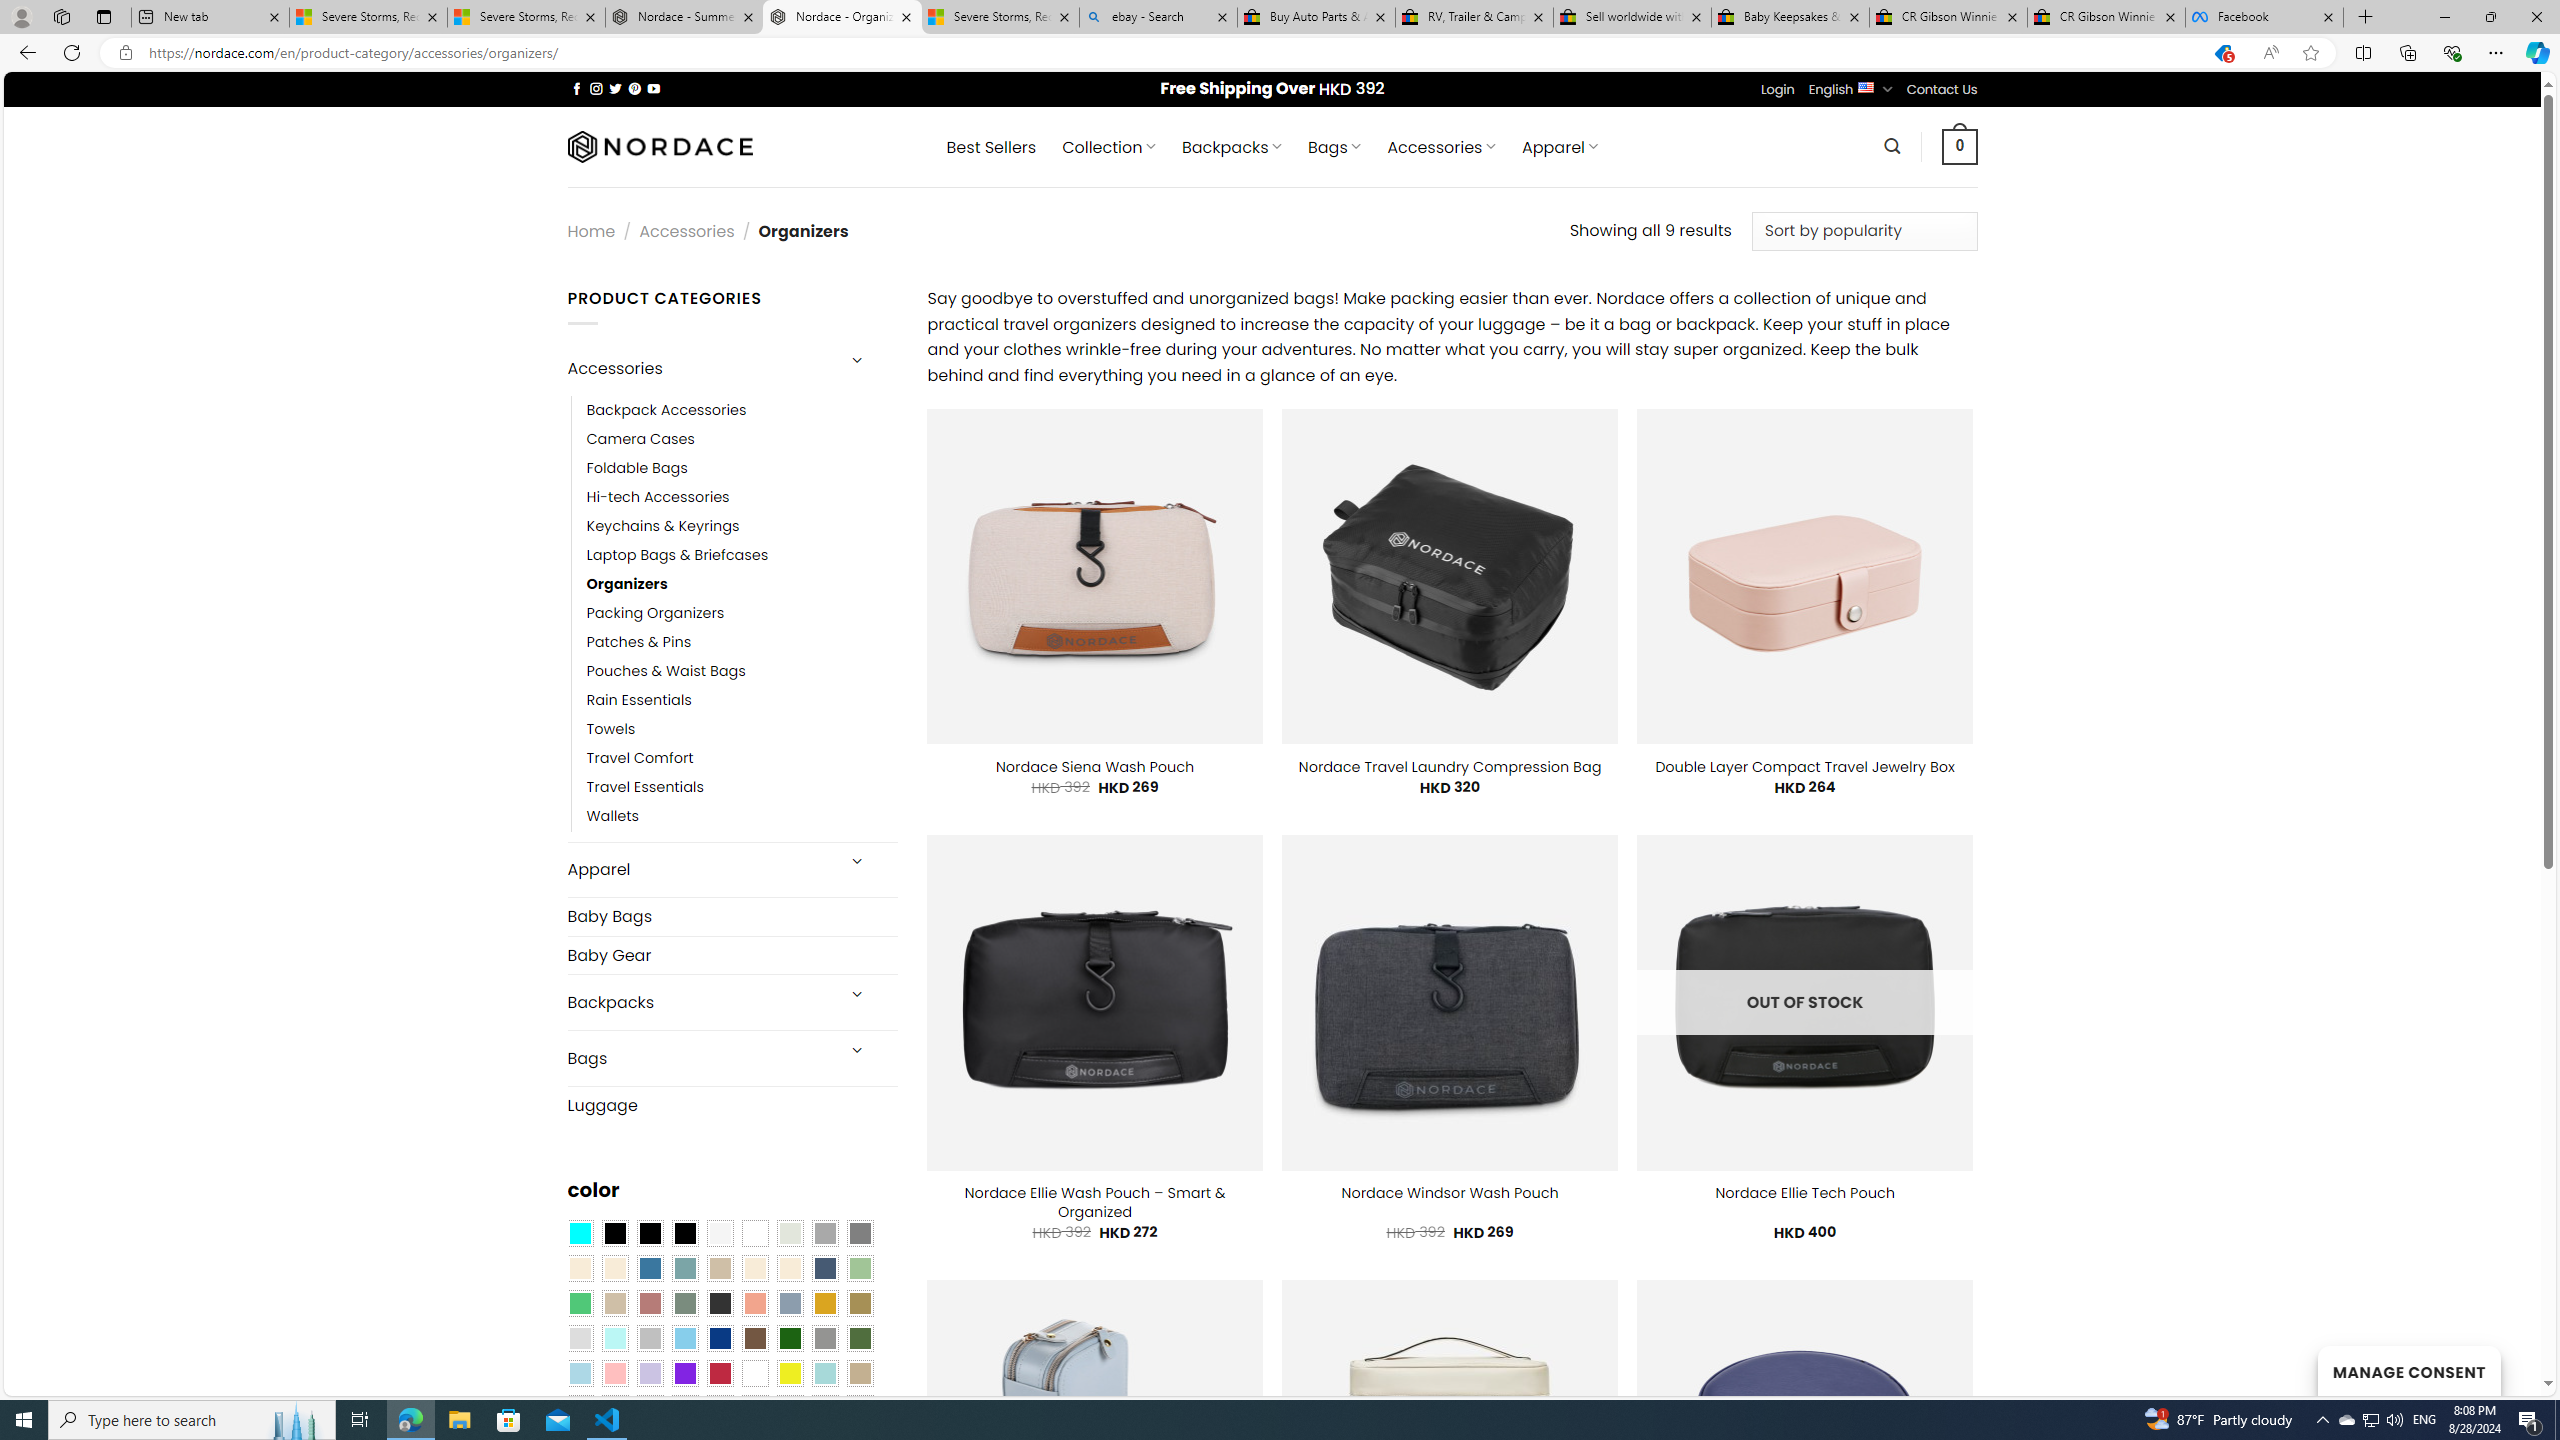 The height and width of the screenshot is (1440, 2560). I want to click on 'Backpacks', so click(697, 1002).